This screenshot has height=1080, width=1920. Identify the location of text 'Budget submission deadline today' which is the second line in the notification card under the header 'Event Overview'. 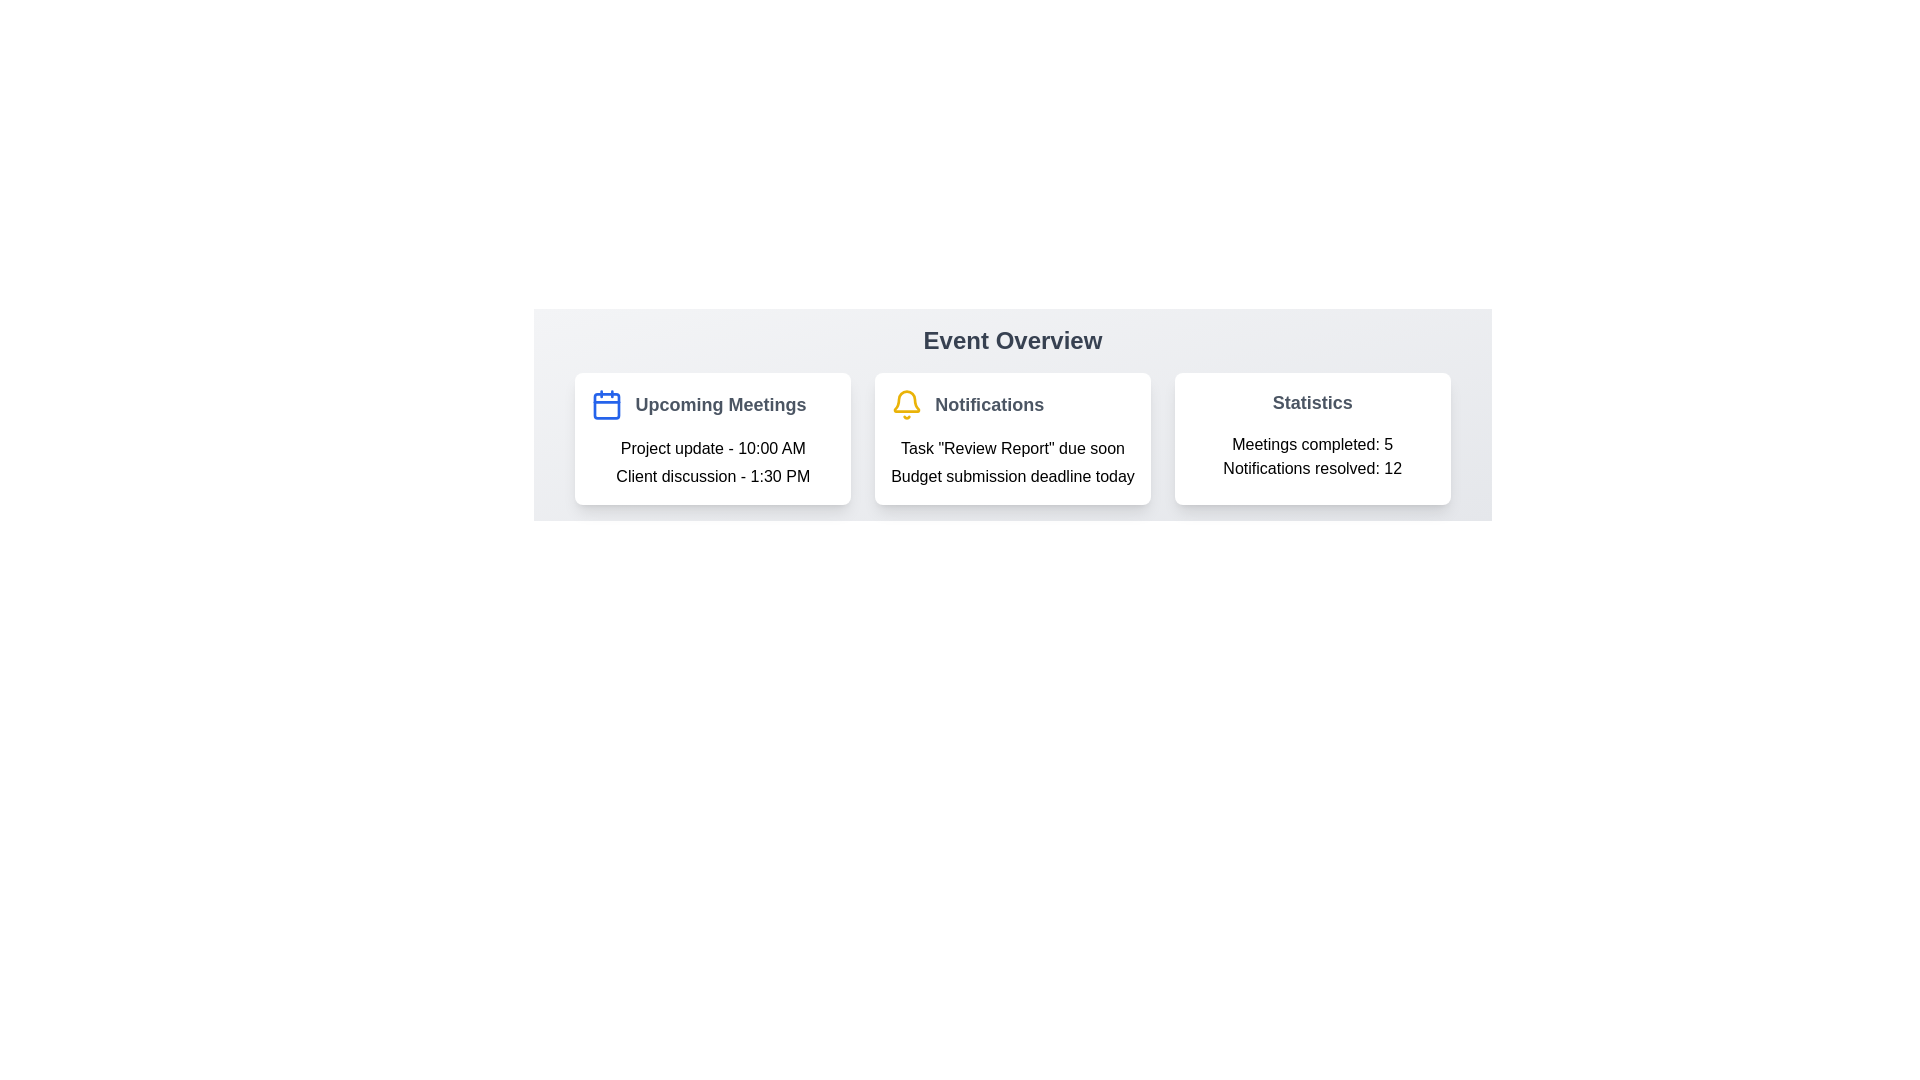
(1012, 477).